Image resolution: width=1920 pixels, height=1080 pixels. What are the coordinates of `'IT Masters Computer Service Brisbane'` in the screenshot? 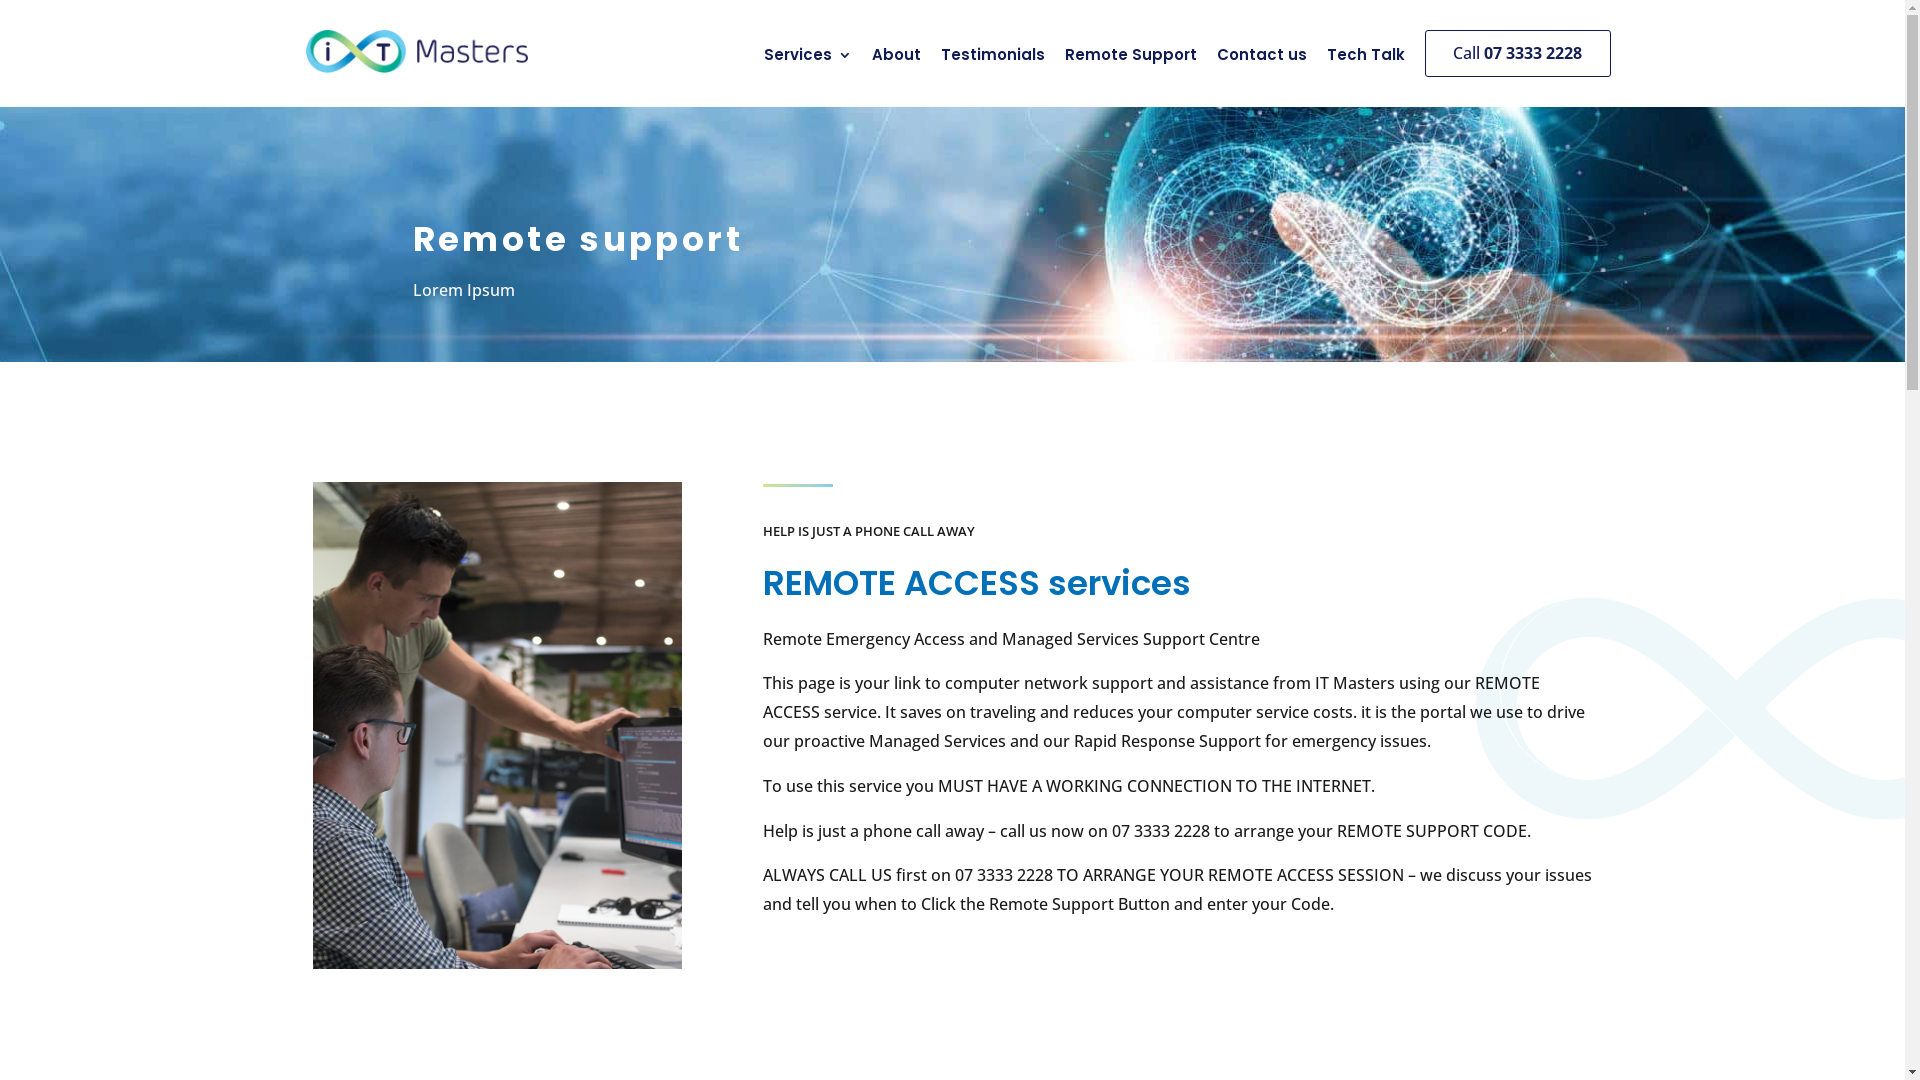 It's located at (416, 50).